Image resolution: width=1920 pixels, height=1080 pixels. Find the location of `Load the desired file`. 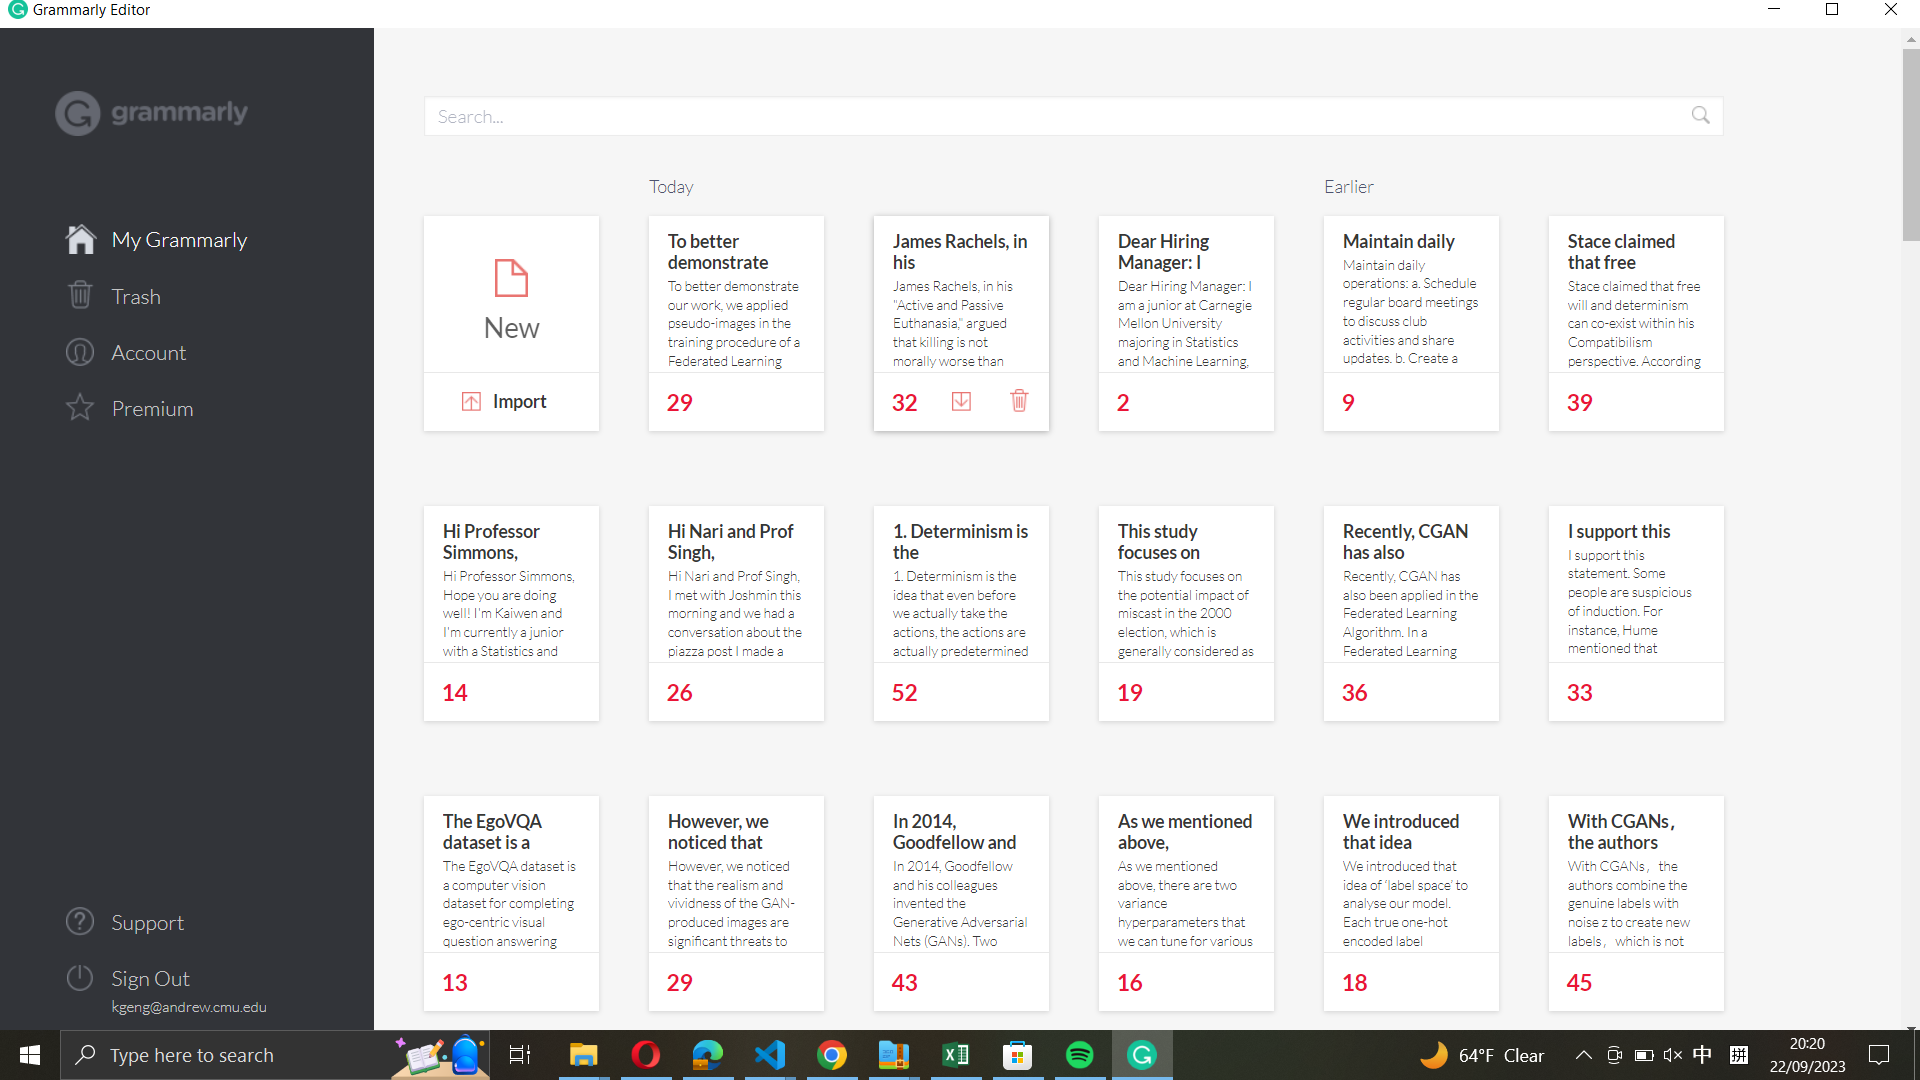

Load the desired file is located at coordinates (510, 404).